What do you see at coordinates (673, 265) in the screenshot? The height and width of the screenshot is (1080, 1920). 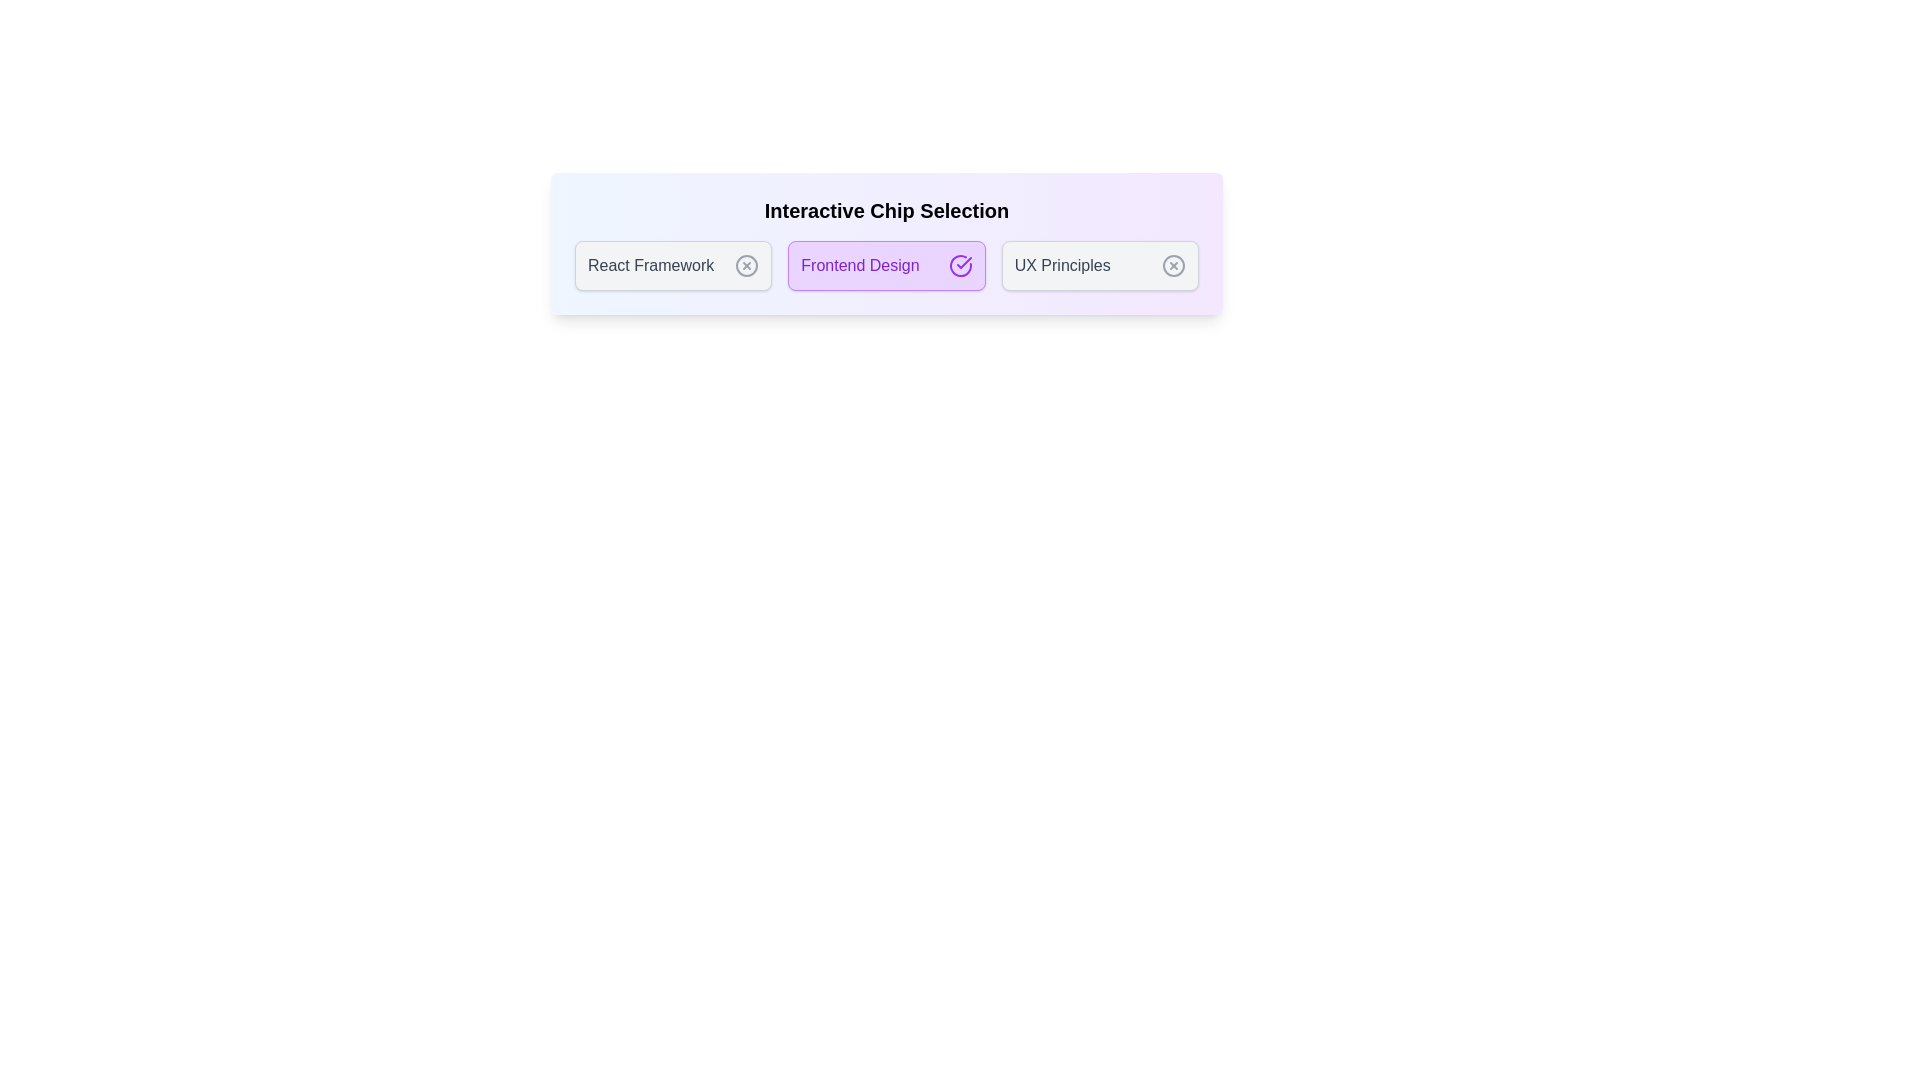 I see `the text of the chip labeled React Framework` at bounding box center [673, 265].